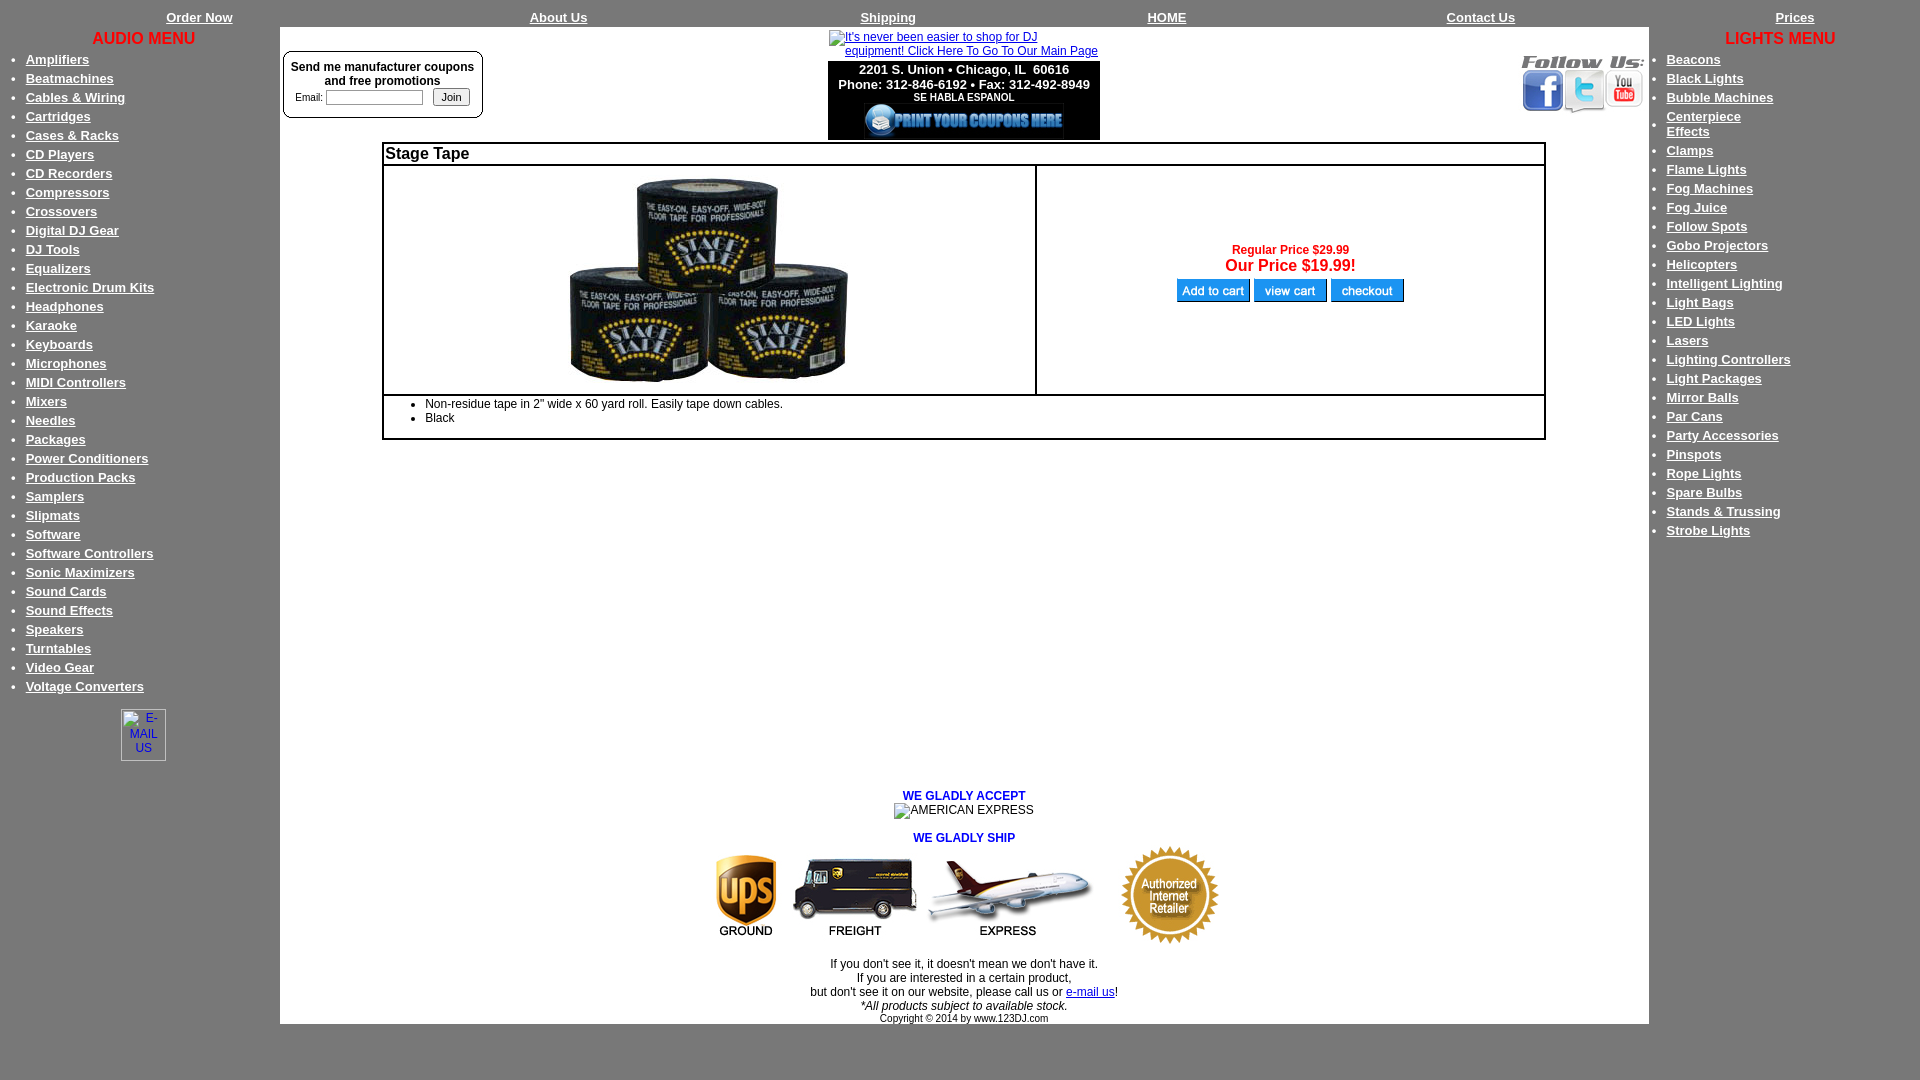  What do you see at coordinates (1703, 492) in the screenshot?
I see `'Spare Bulbs'` at bounding box center [1703, 492].